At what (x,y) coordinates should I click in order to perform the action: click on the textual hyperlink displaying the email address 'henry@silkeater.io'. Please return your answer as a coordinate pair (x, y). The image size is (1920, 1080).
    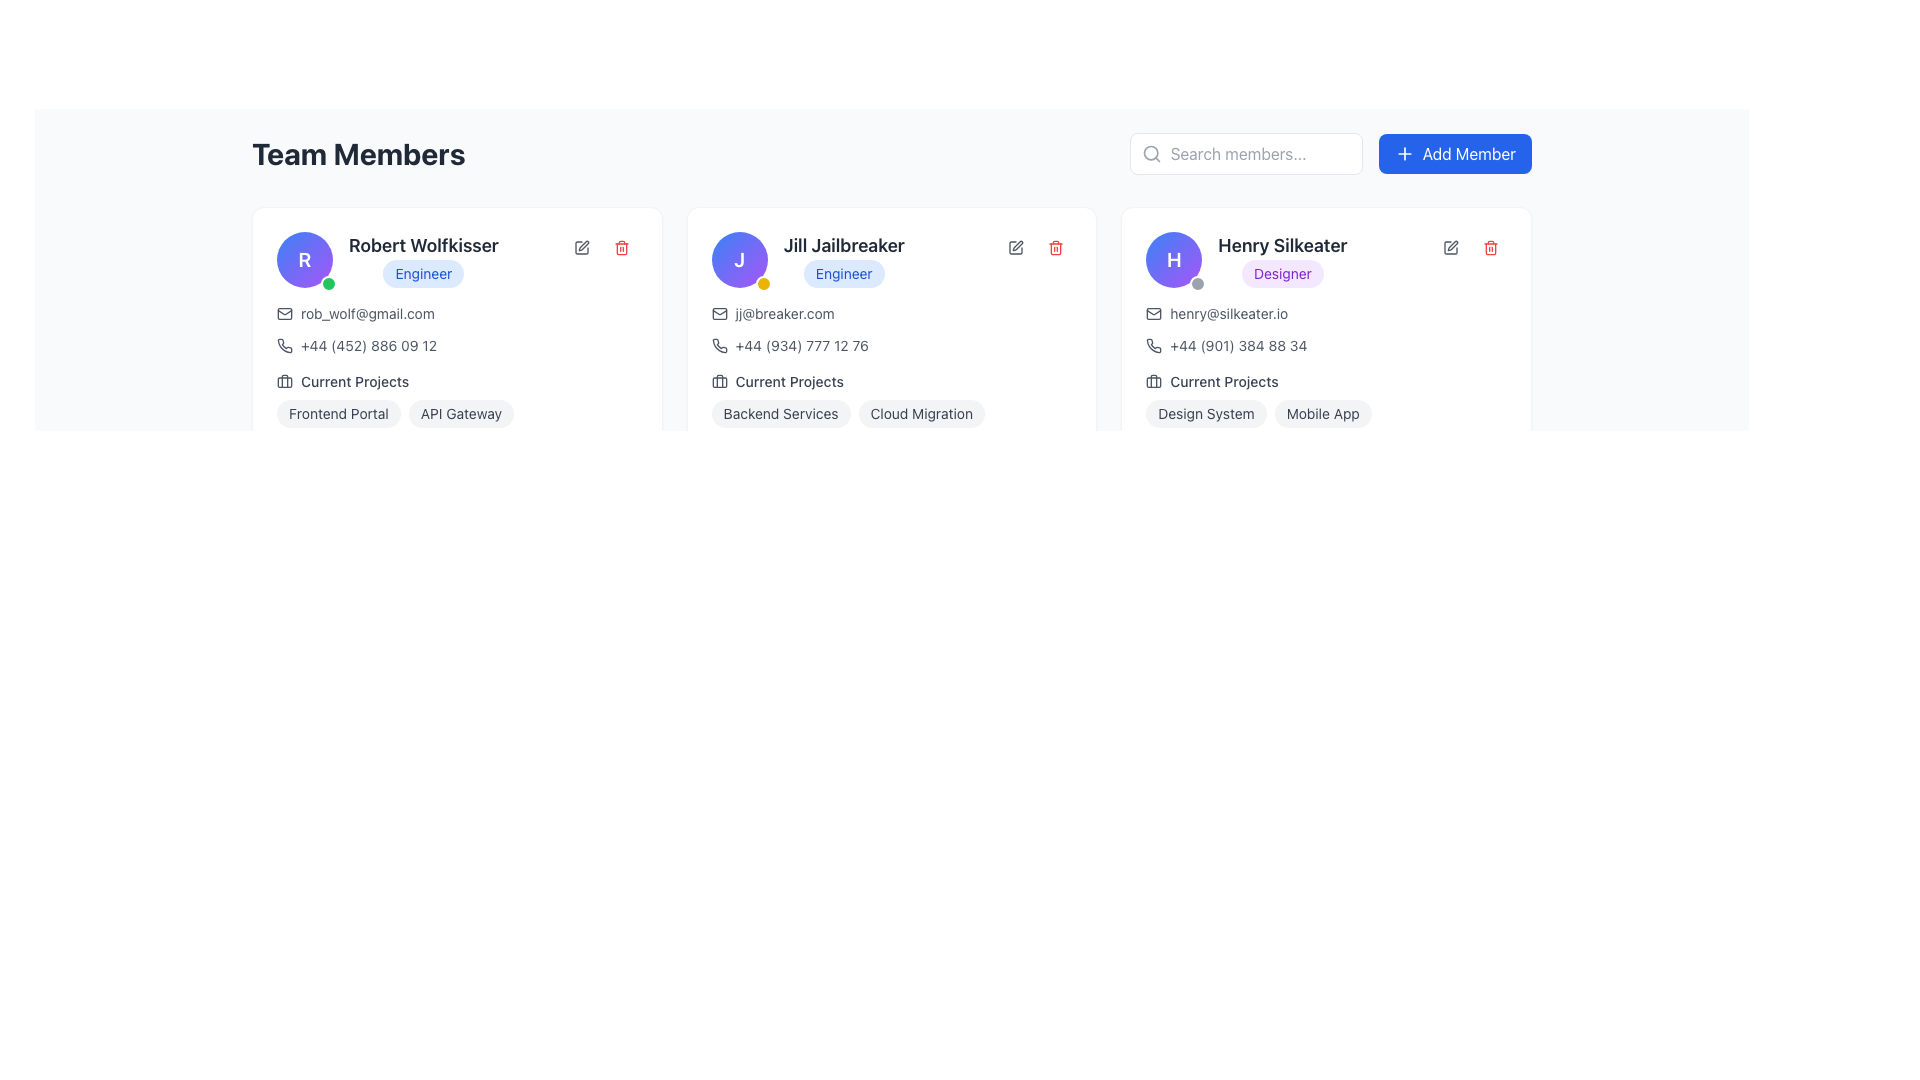
    Looking at the image, I should click on (1228, 313).